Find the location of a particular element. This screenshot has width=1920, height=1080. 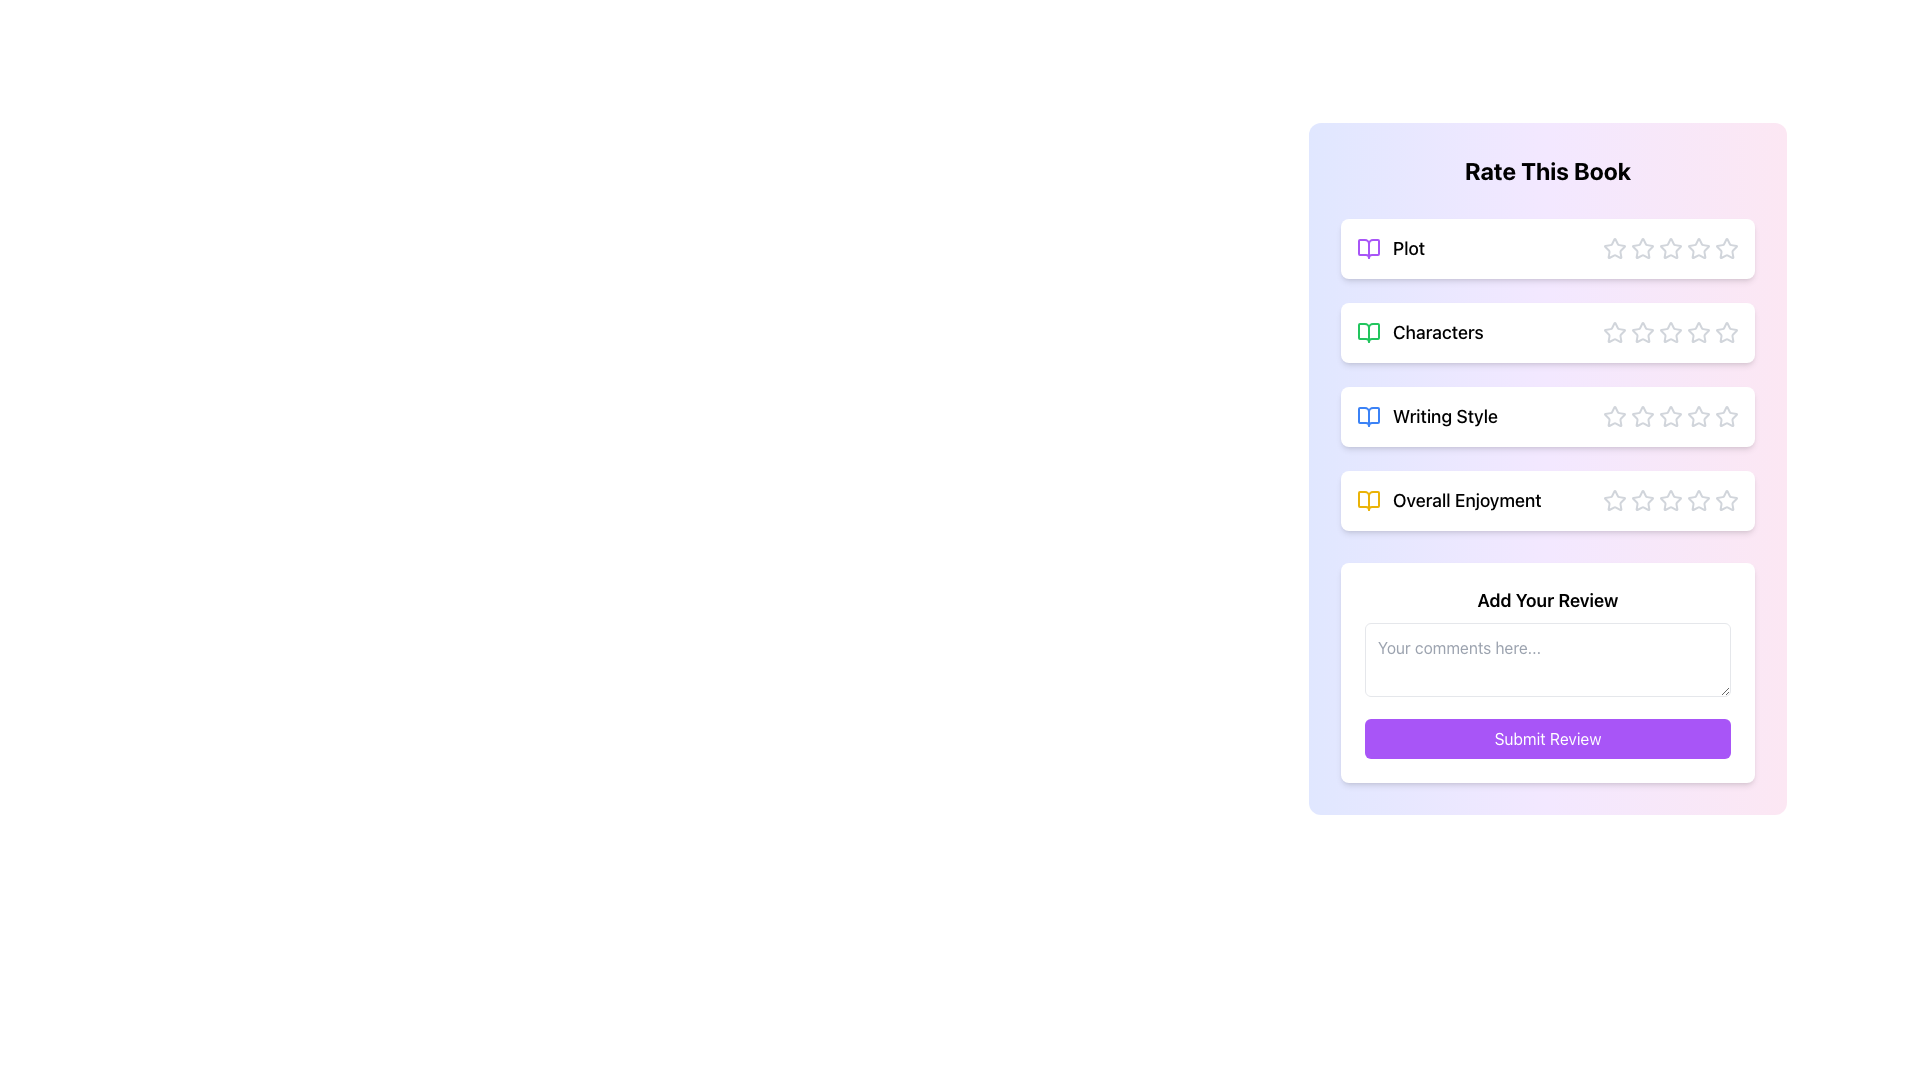

the submit review button located at the bottom of the 'Add Your Review' section to observe the hover effect is located at coordinates (1547, 739).